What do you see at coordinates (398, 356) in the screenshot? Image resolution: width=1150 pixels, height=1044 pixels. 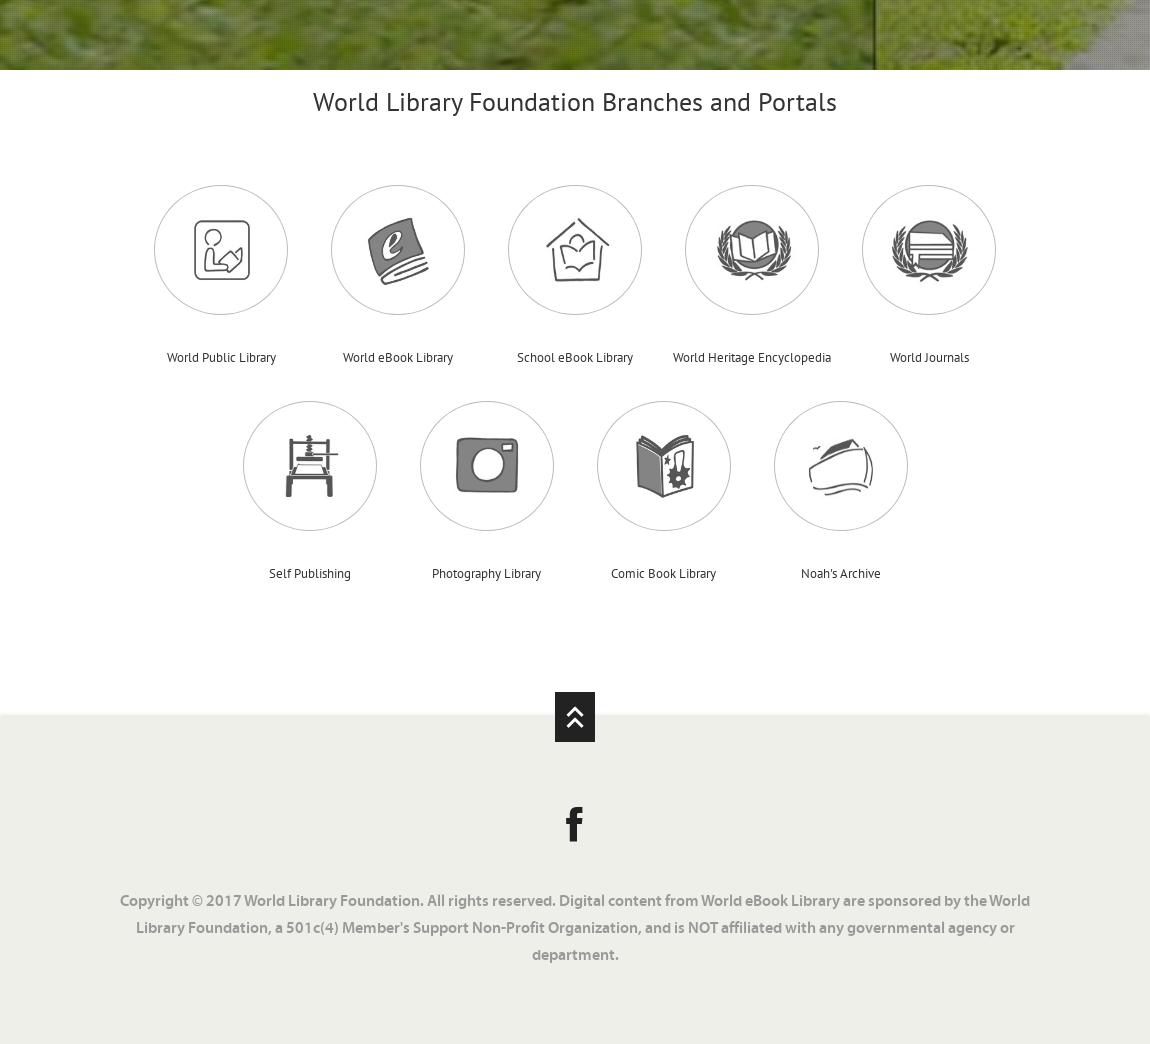 I see `'World eBook Library'` at bounding box center [398, 356].